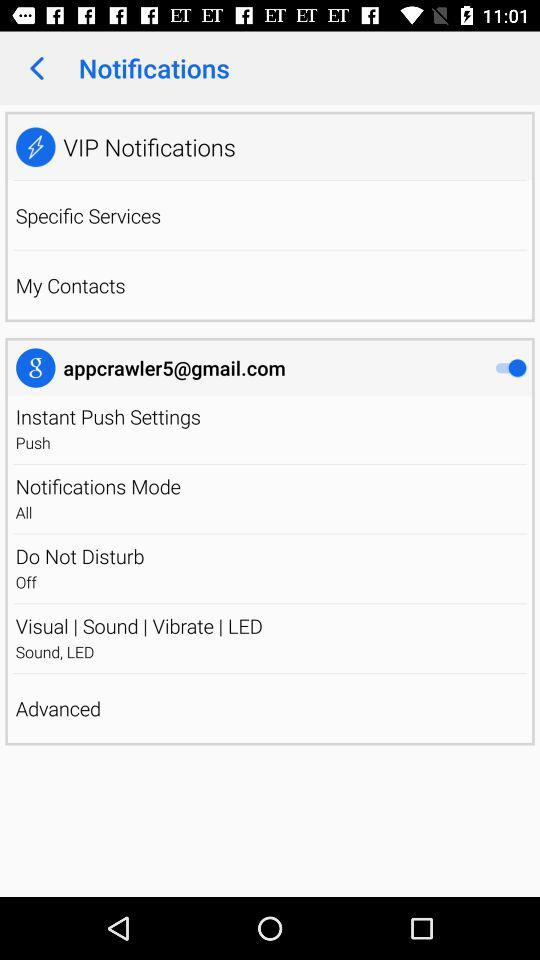  Describe the element at coordinates (87, 215) in the screenshot. I see `the specific services icon` at that location.